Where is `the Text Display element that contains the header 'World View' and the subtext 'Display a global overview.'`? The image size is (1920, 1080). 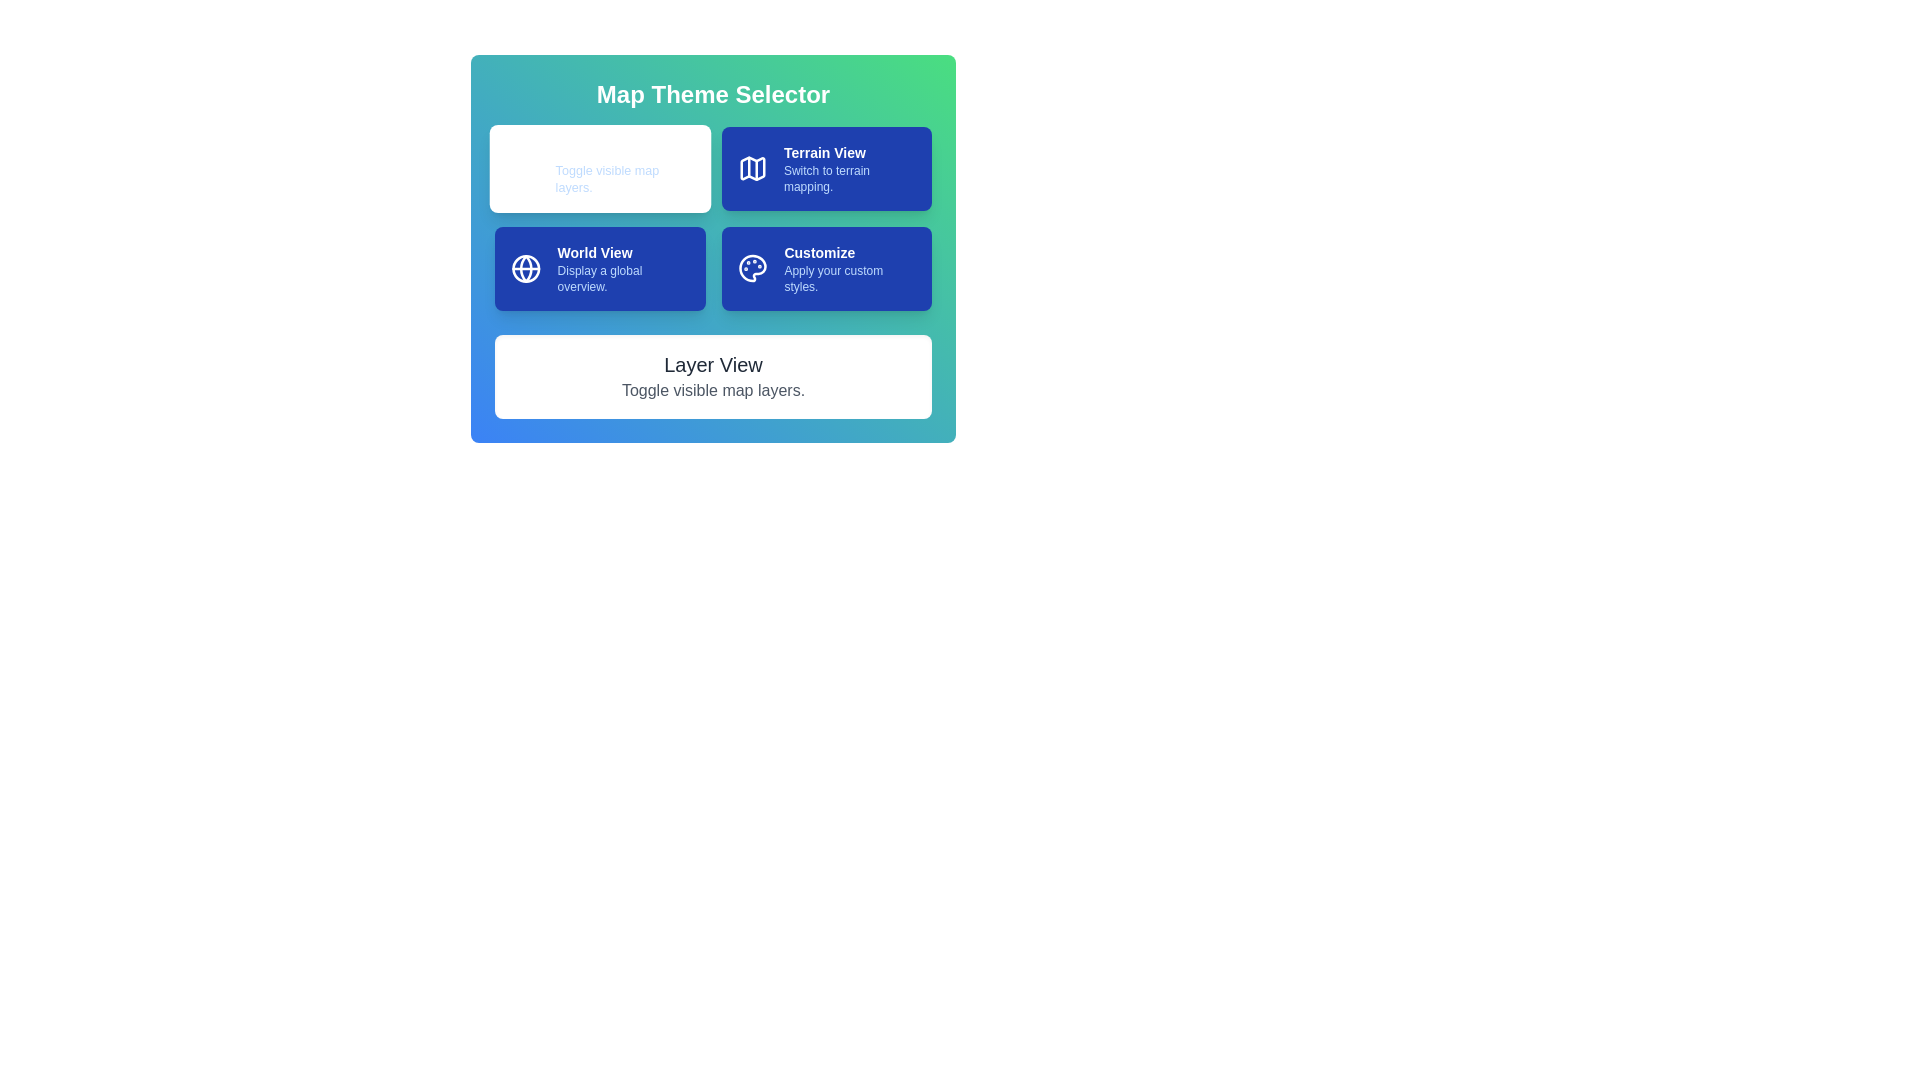
the Text Display element that contains the header 'World View' and the subtext 'Display a global overview.' is located at coordinates (622, 268).